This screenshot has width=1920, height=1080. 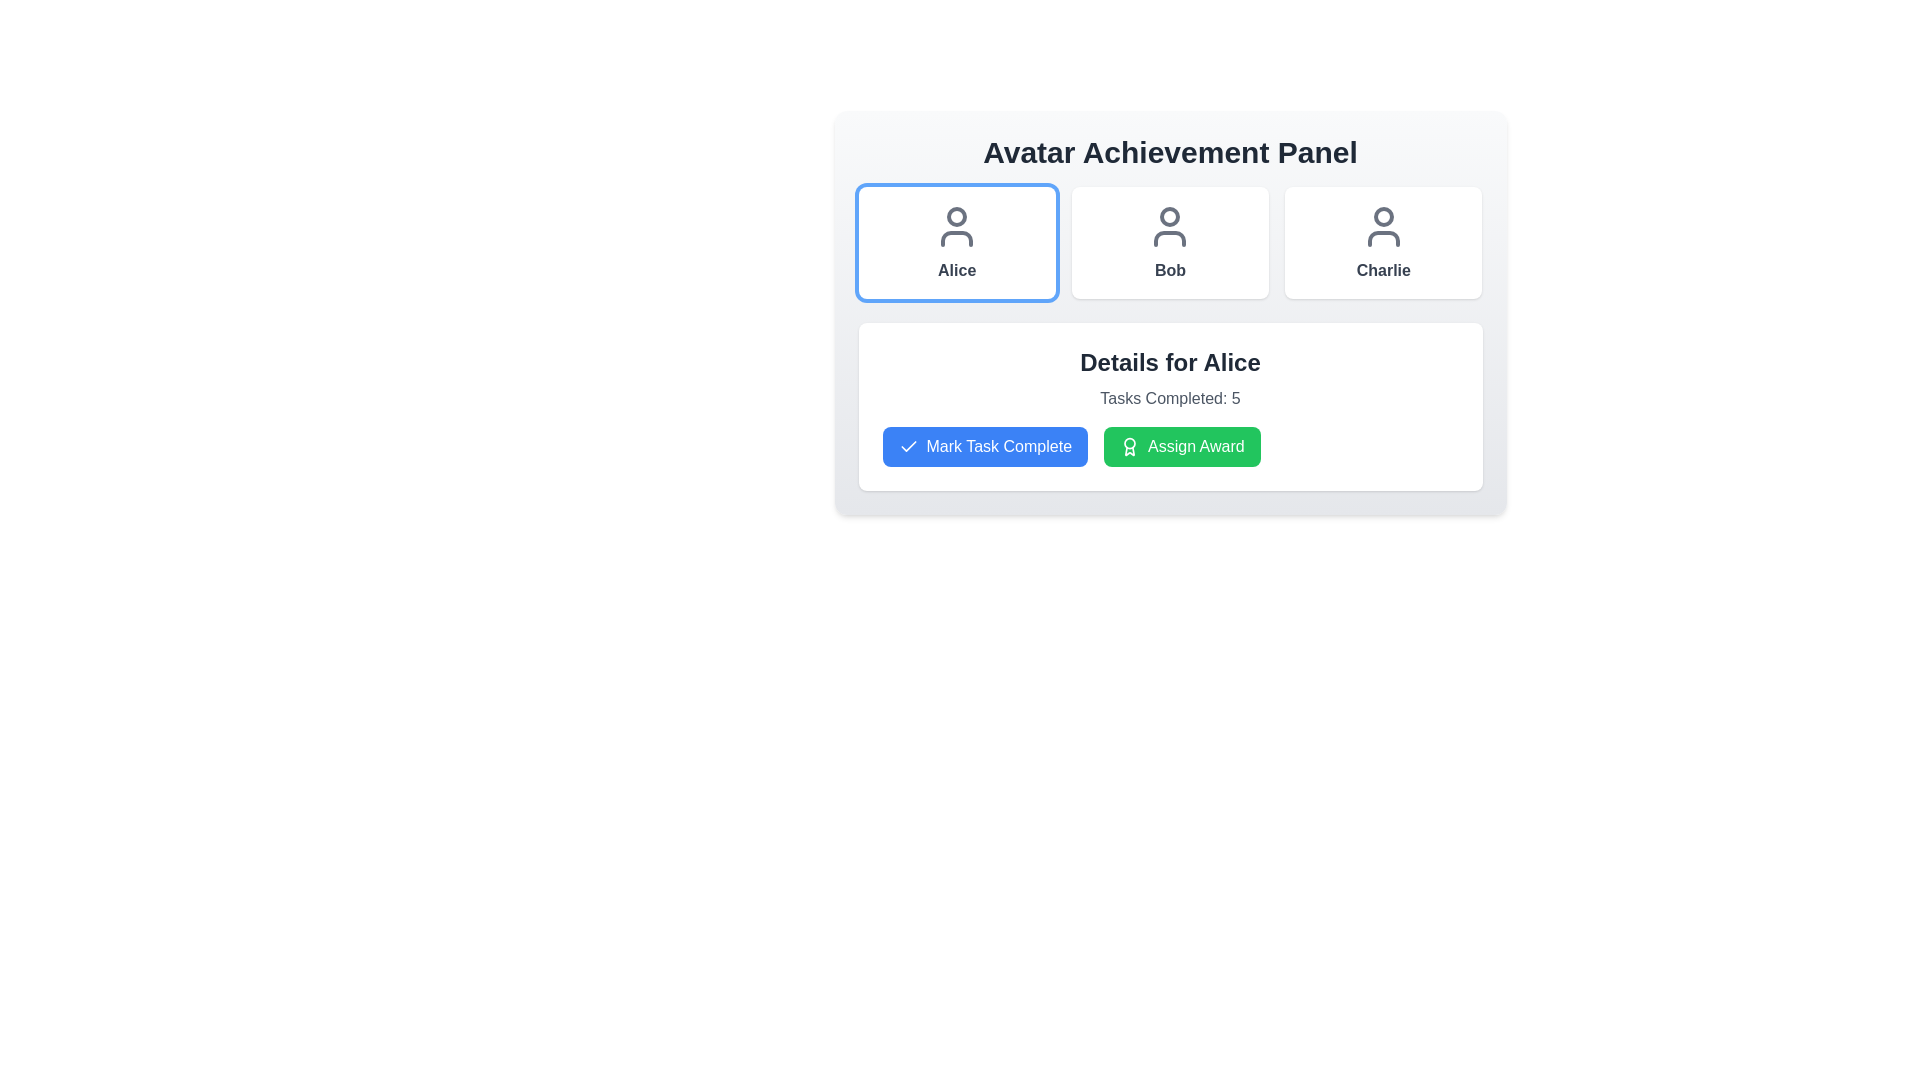 I want to click on the user avatar icon representing Alice, which is located in the top row of the Avatar Achievement Panel above the text label 'Alice', so click(x=956, y=226).